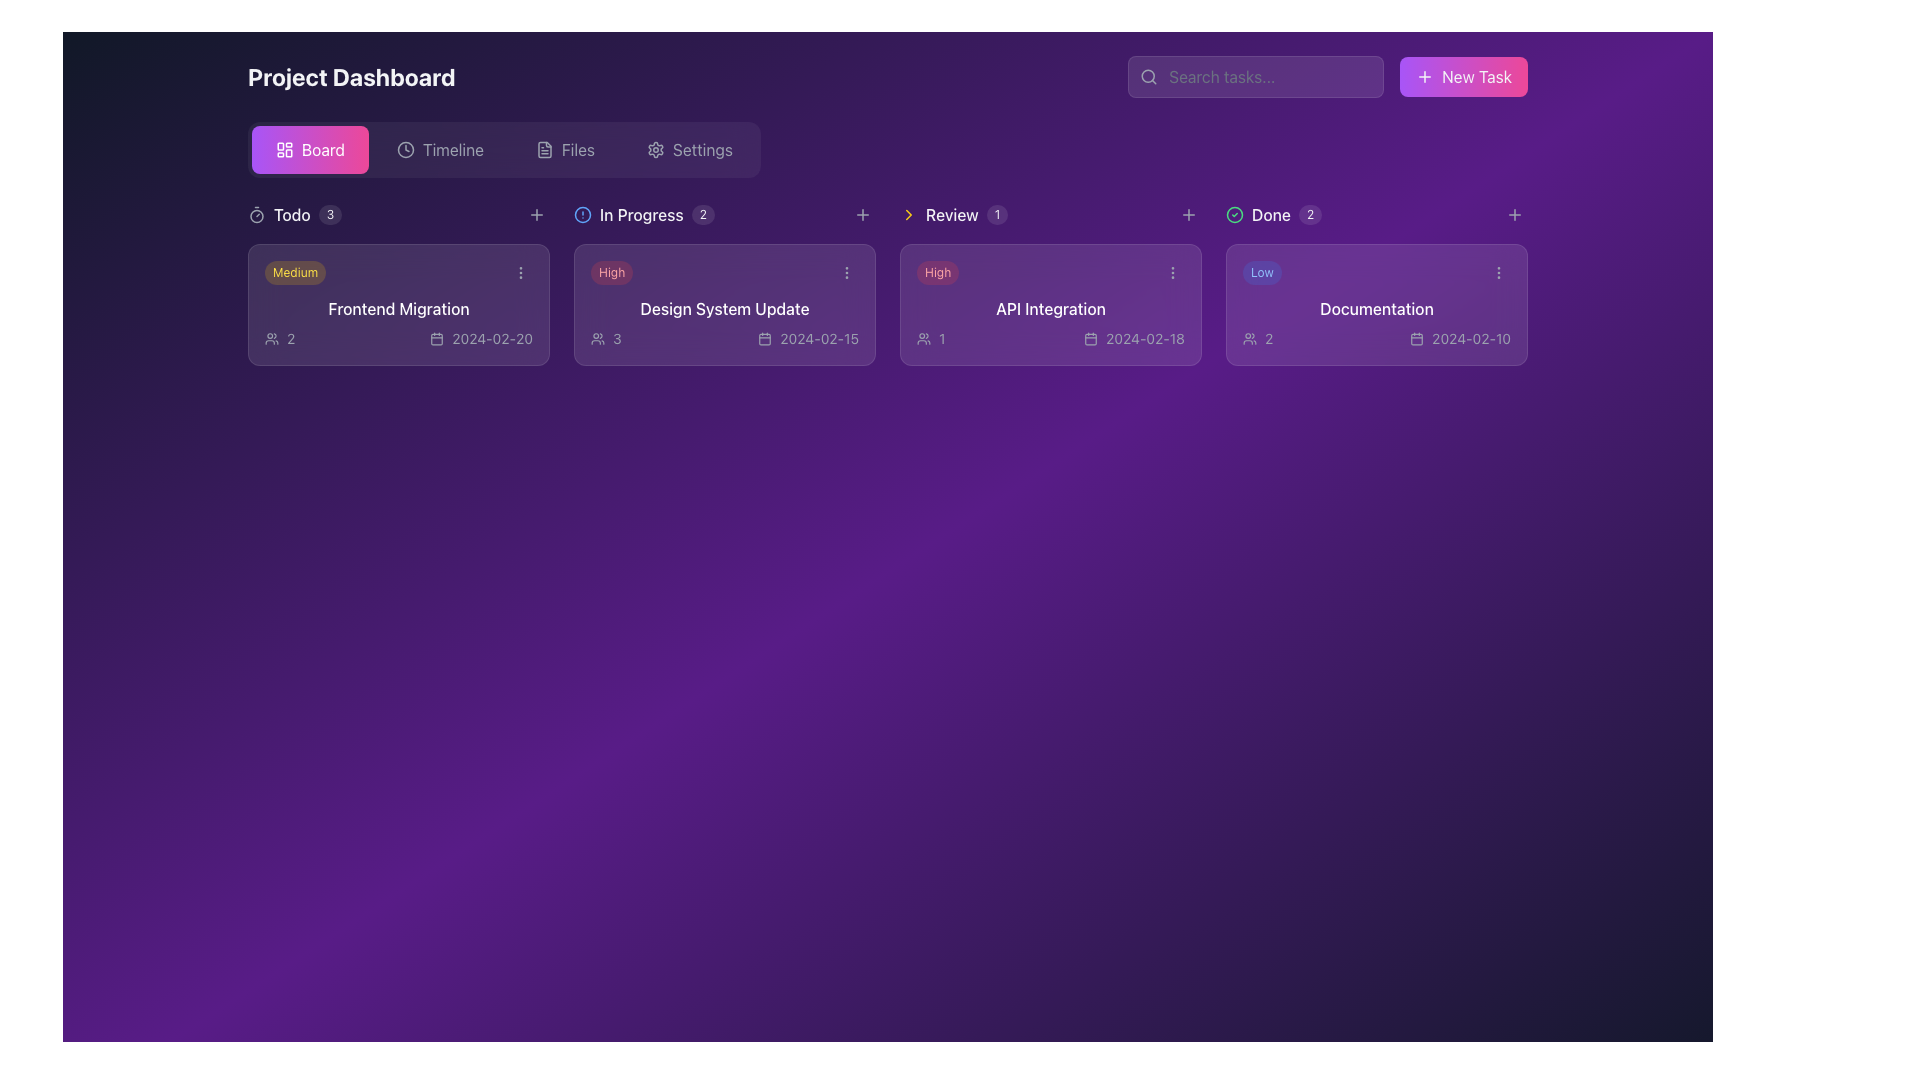 This screenshot has height=1080, width=1920. I want to click on the addition button icon located at the top-right corner of the 'Done' section in the dashboard, so click(1515, 215).